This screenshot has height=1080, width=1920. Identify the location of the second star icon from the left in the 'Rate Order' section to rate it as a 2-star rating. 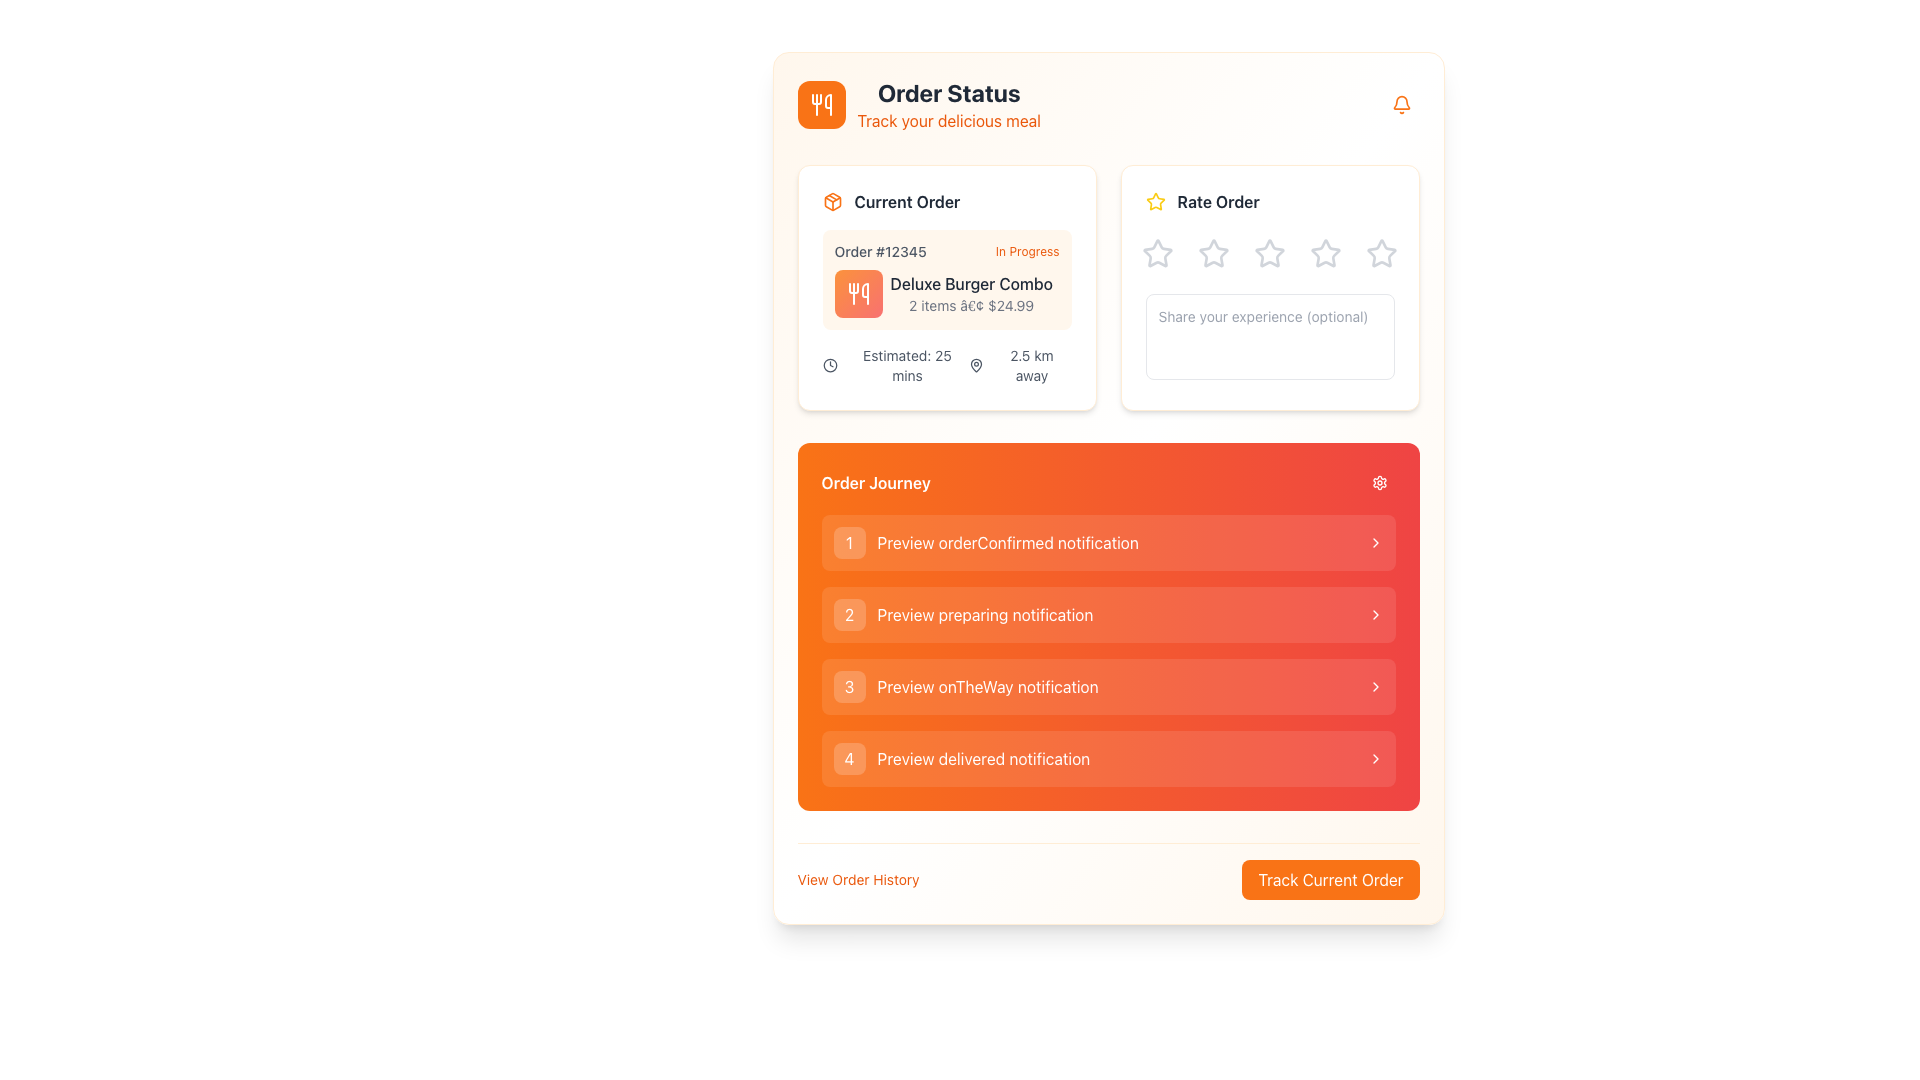
(1269, 253).